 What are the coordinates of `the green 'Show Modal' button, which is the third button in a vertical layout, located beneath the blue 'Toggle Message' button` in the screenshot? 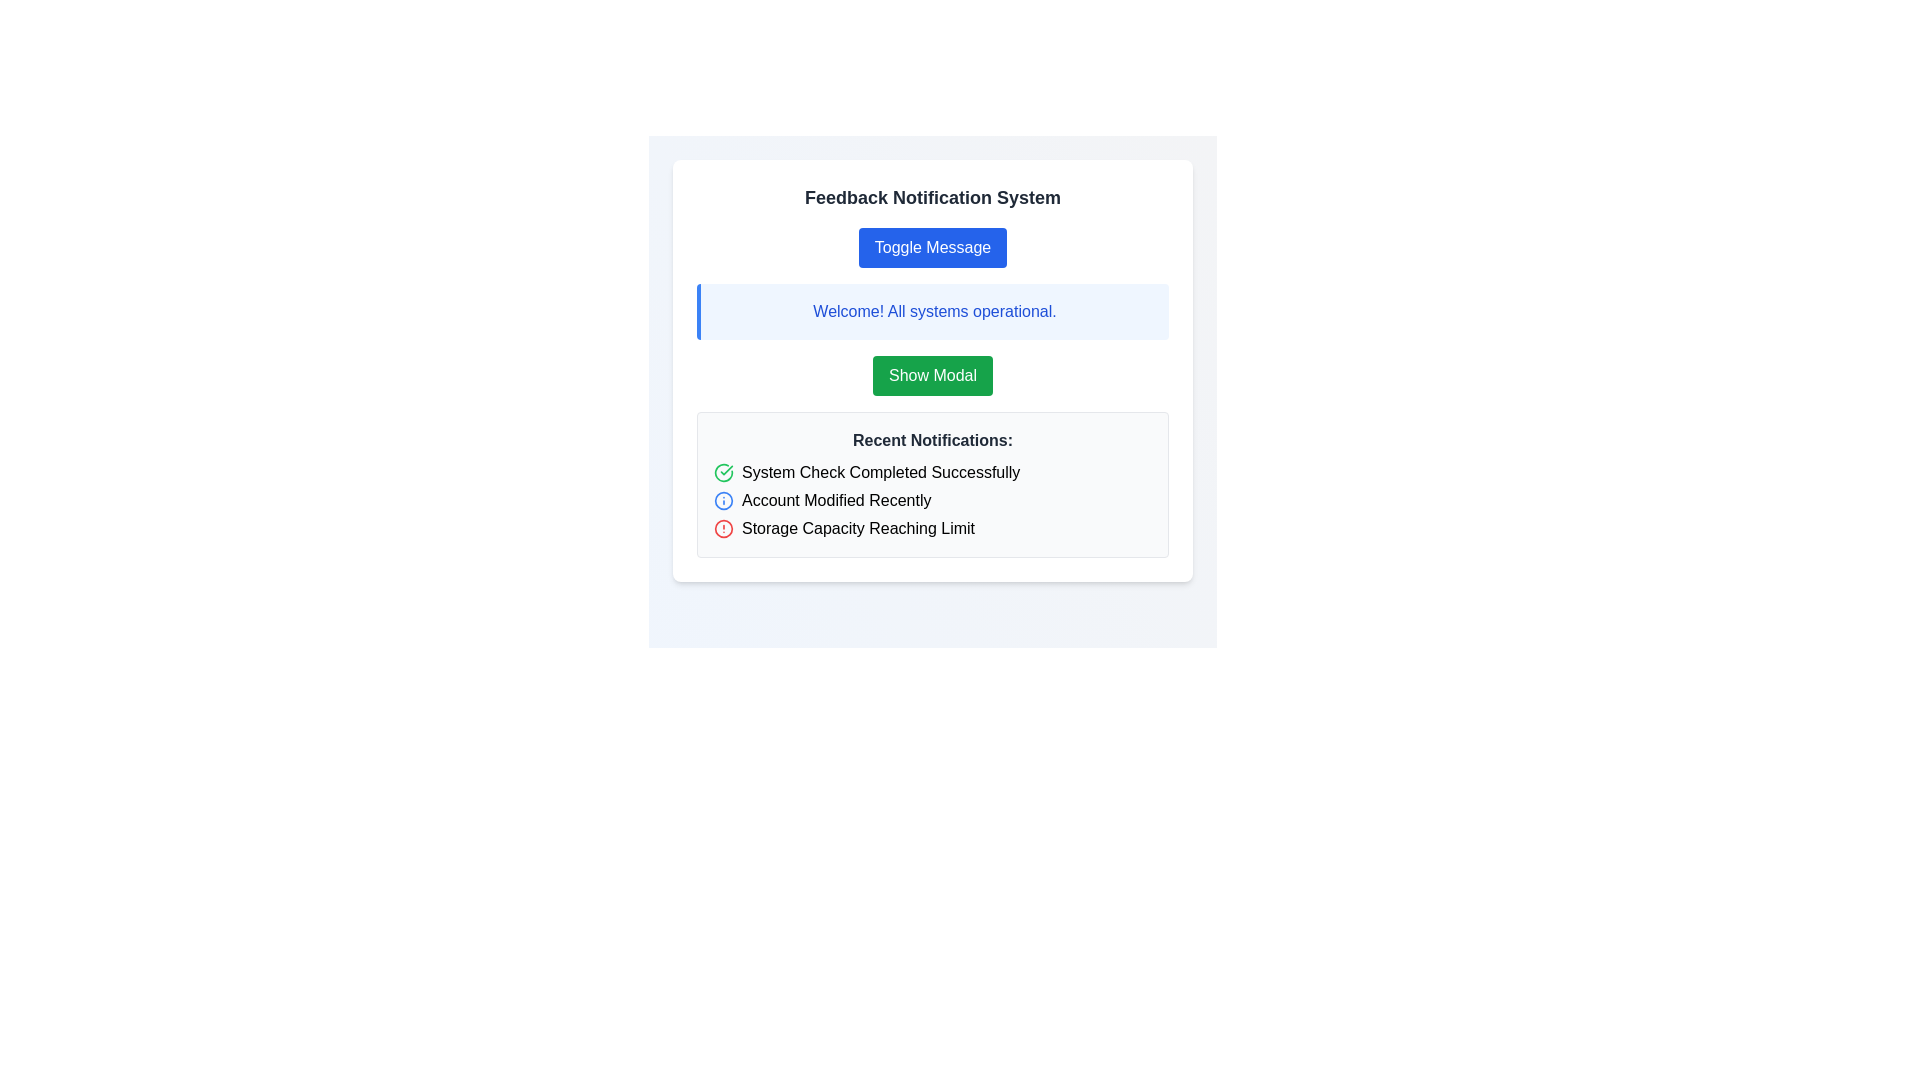 It's located at (931, 375).